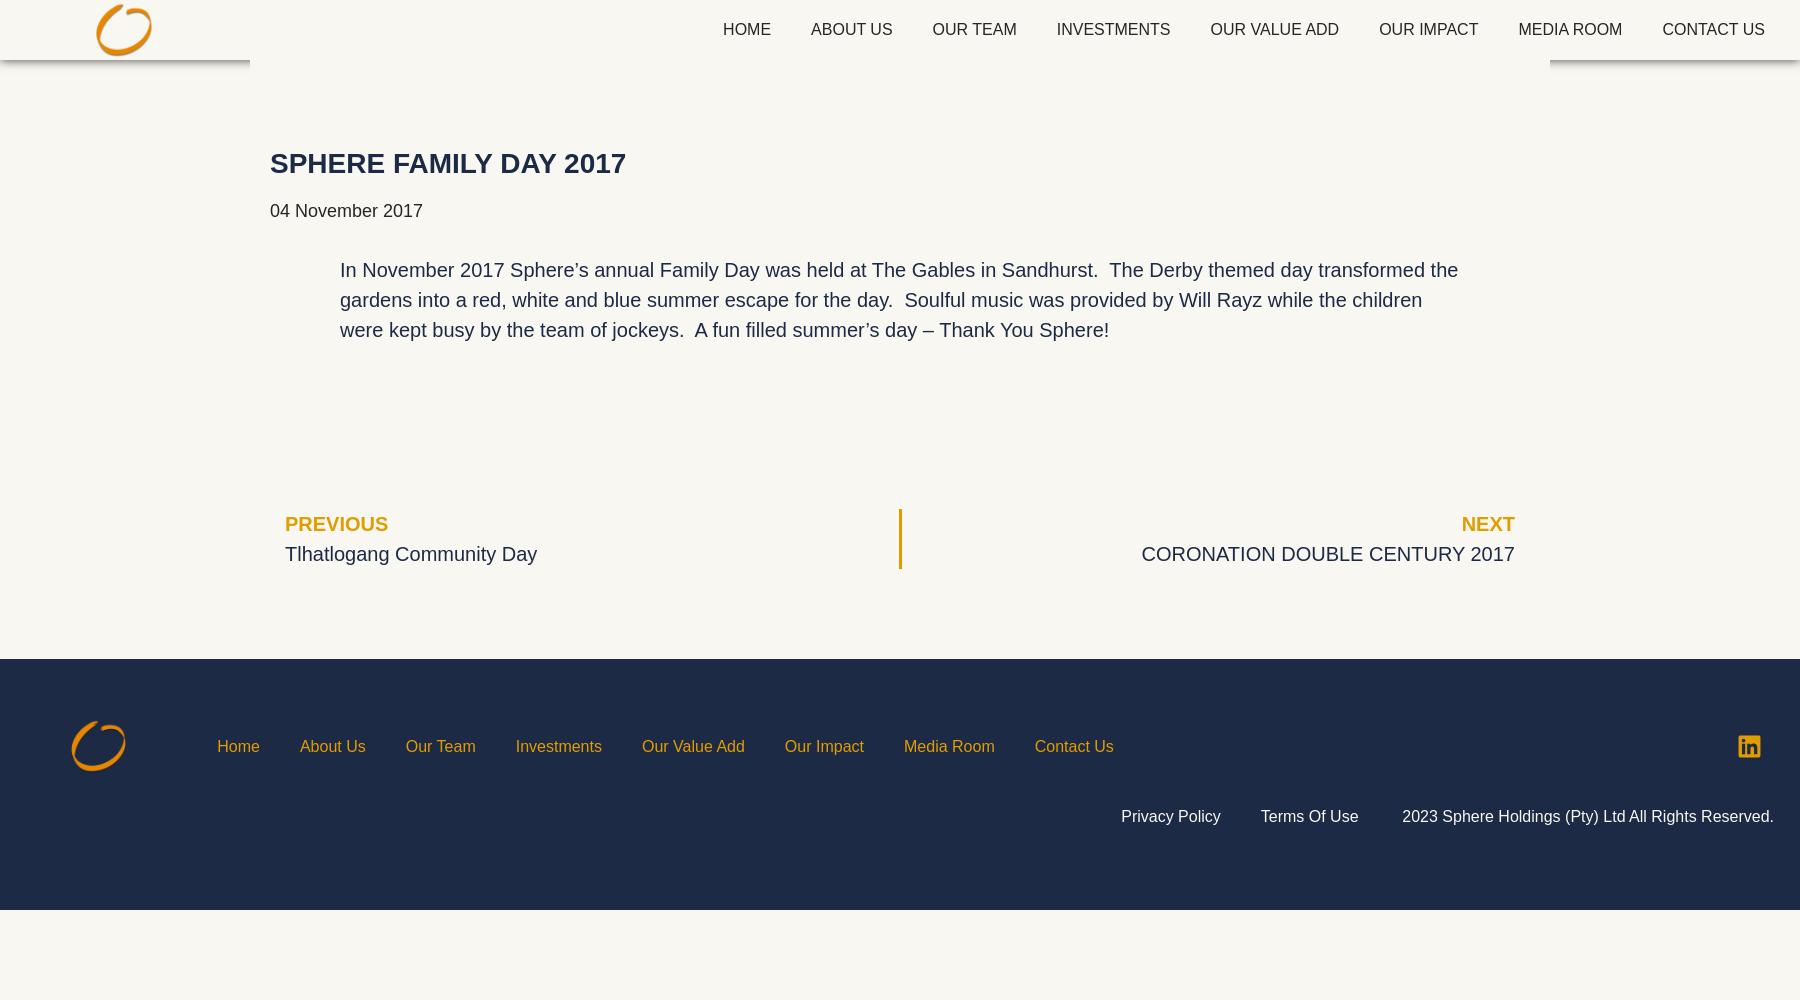 The image size is (1800, 1000). I want to click on '04 November 2017', so click(346, 210).